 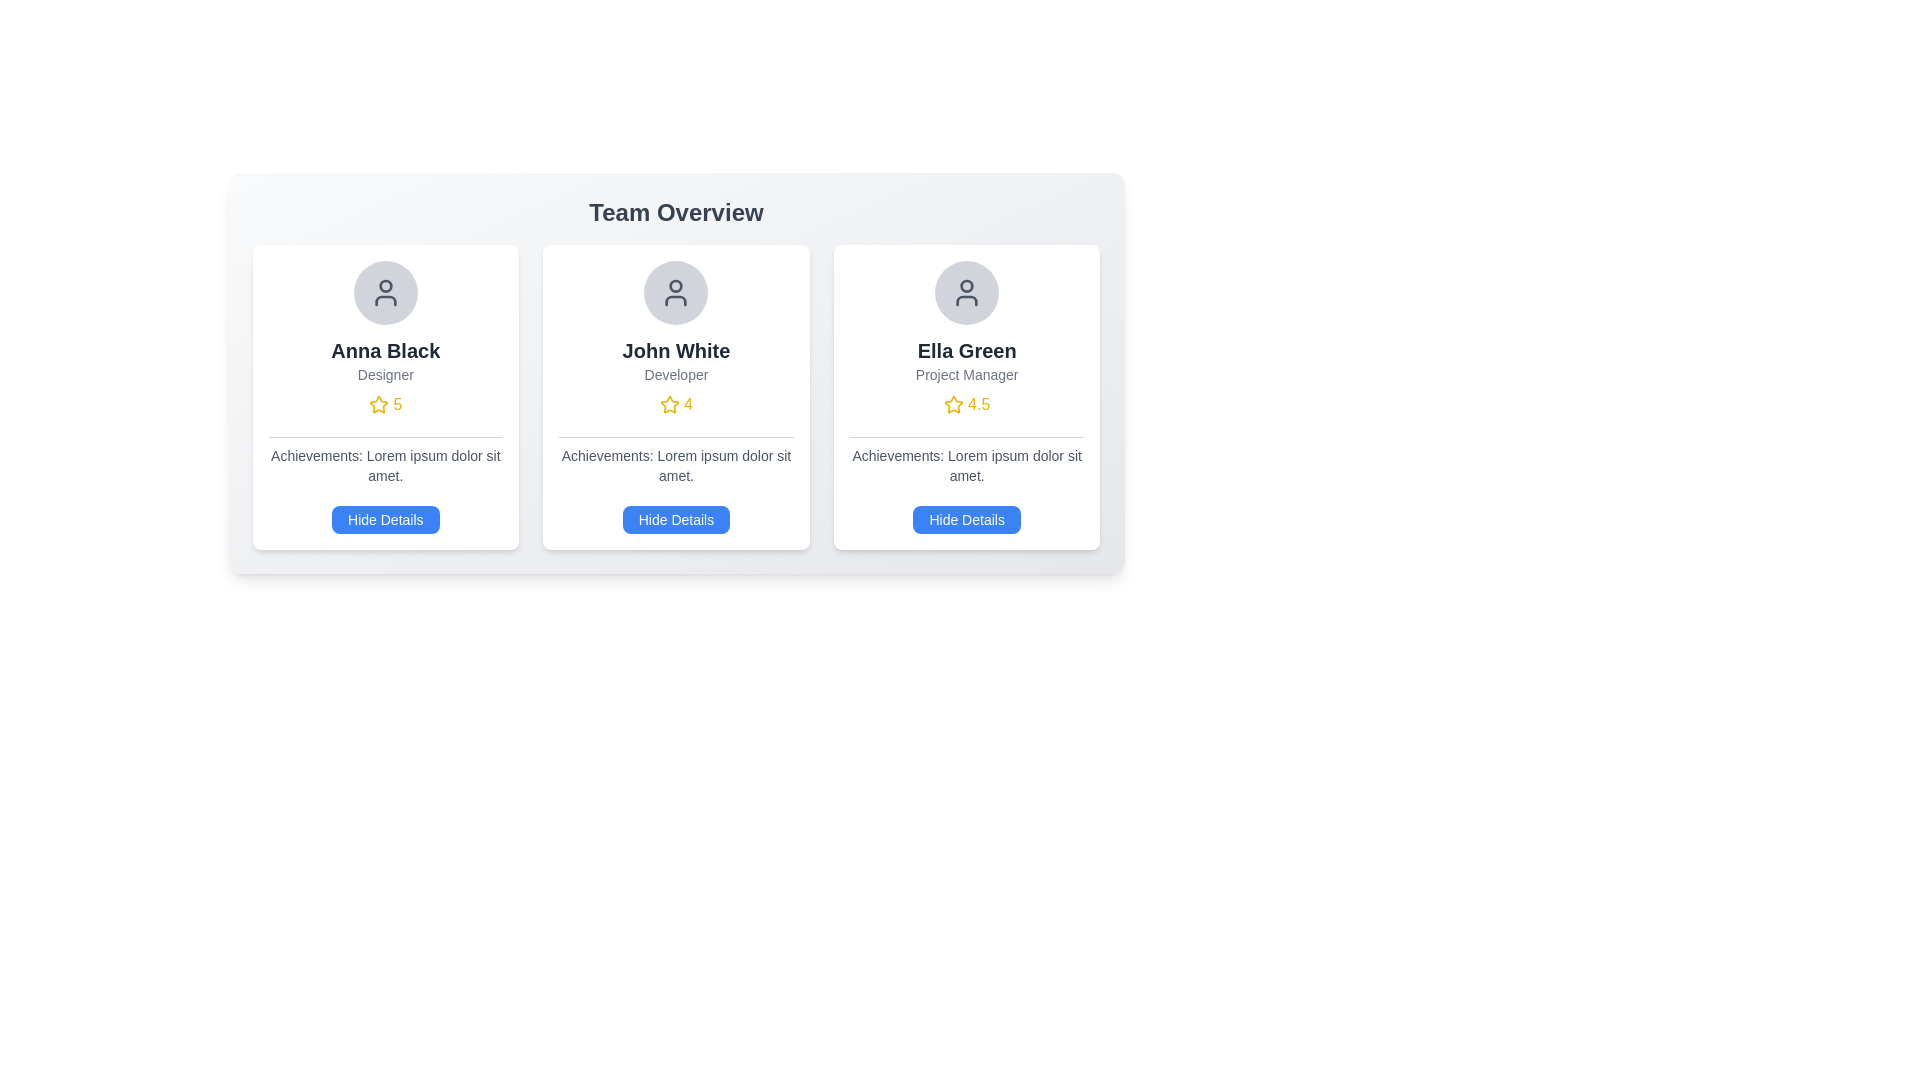 What do you see at coordinates (967, 293) in the screenshot?
I see `the user icon, a circular gray icon with a user silhouette, located at the top of the third card from the left in the 'Team Overview' section, above the 'Ella Green' text` at bounding box center [967, 293].